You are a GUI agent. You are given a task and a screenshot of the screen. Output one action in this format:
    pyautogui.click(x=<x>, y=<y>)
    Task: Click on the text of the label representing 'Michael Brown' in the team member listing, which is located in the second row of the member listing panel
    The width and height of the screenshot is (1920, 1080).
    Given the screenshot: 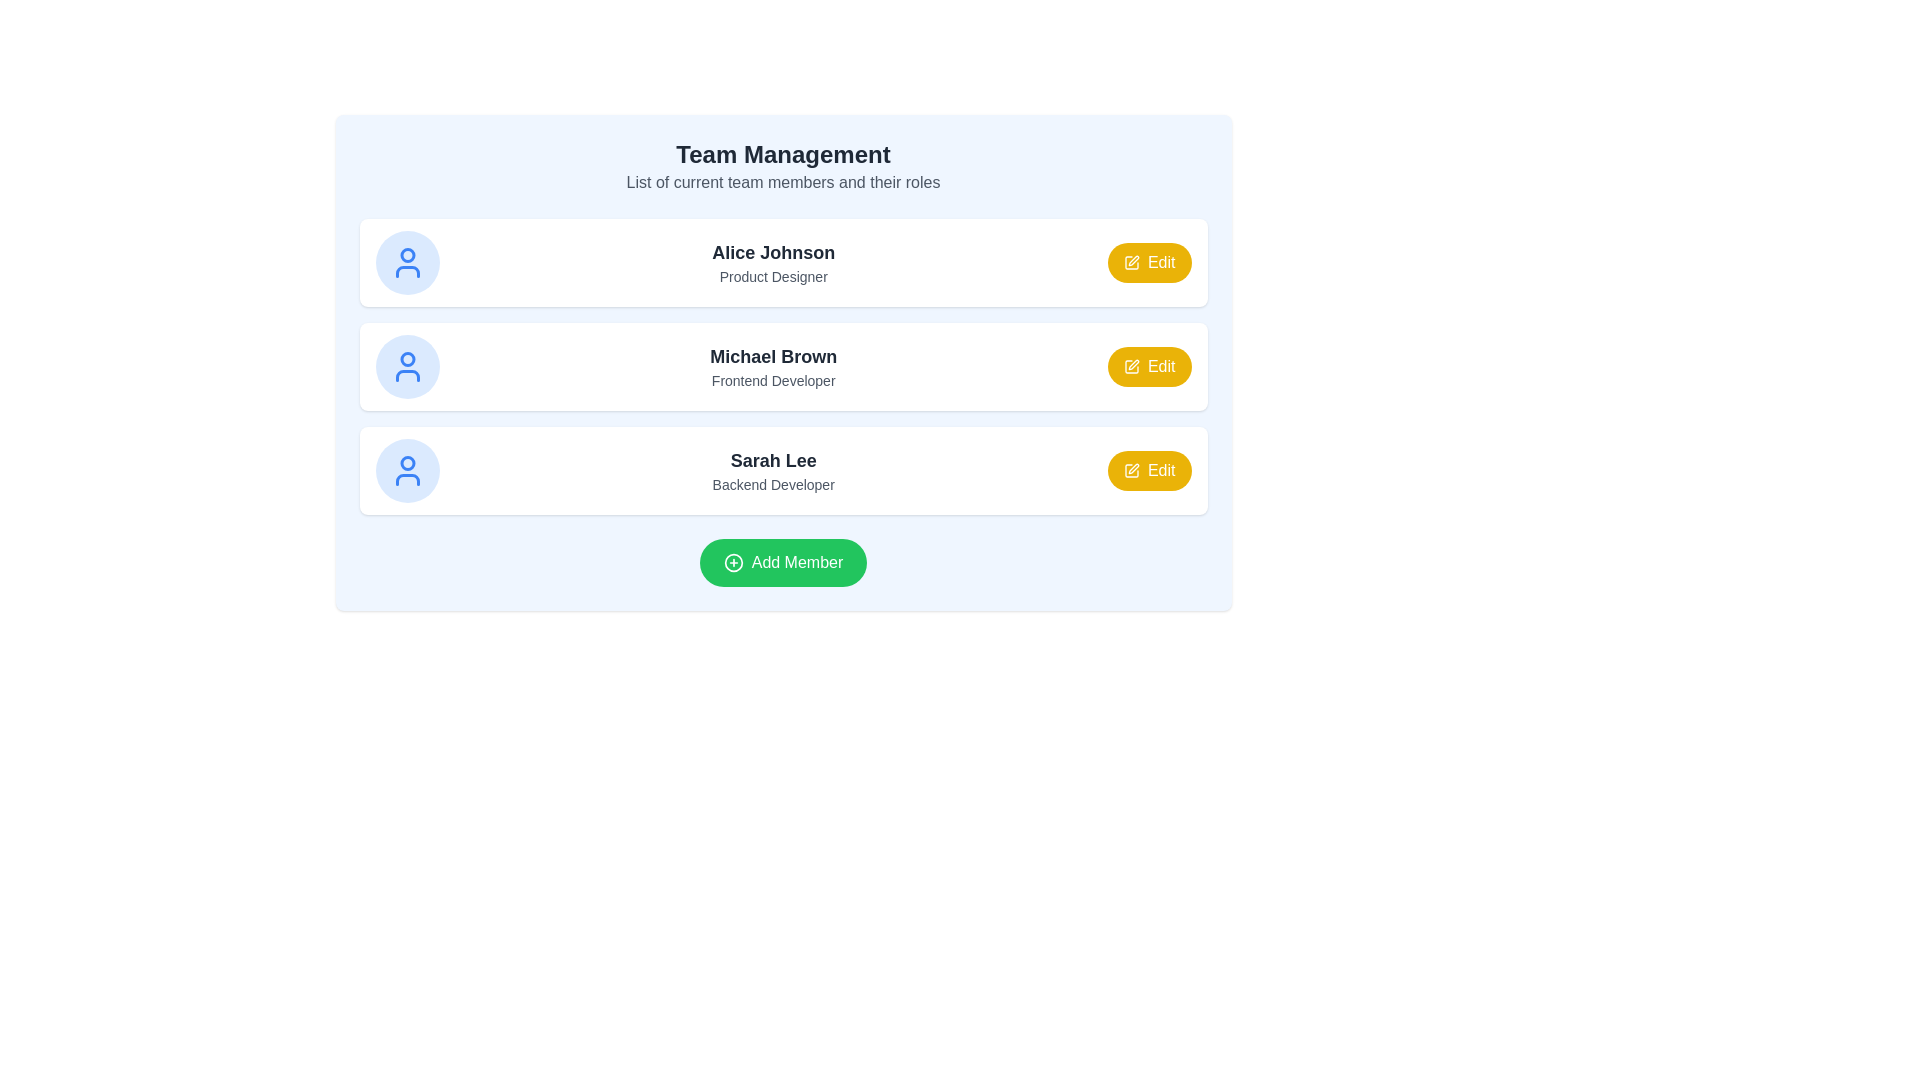 What is the action you would take?
    pyautogui.click(x=772, y=356)
    